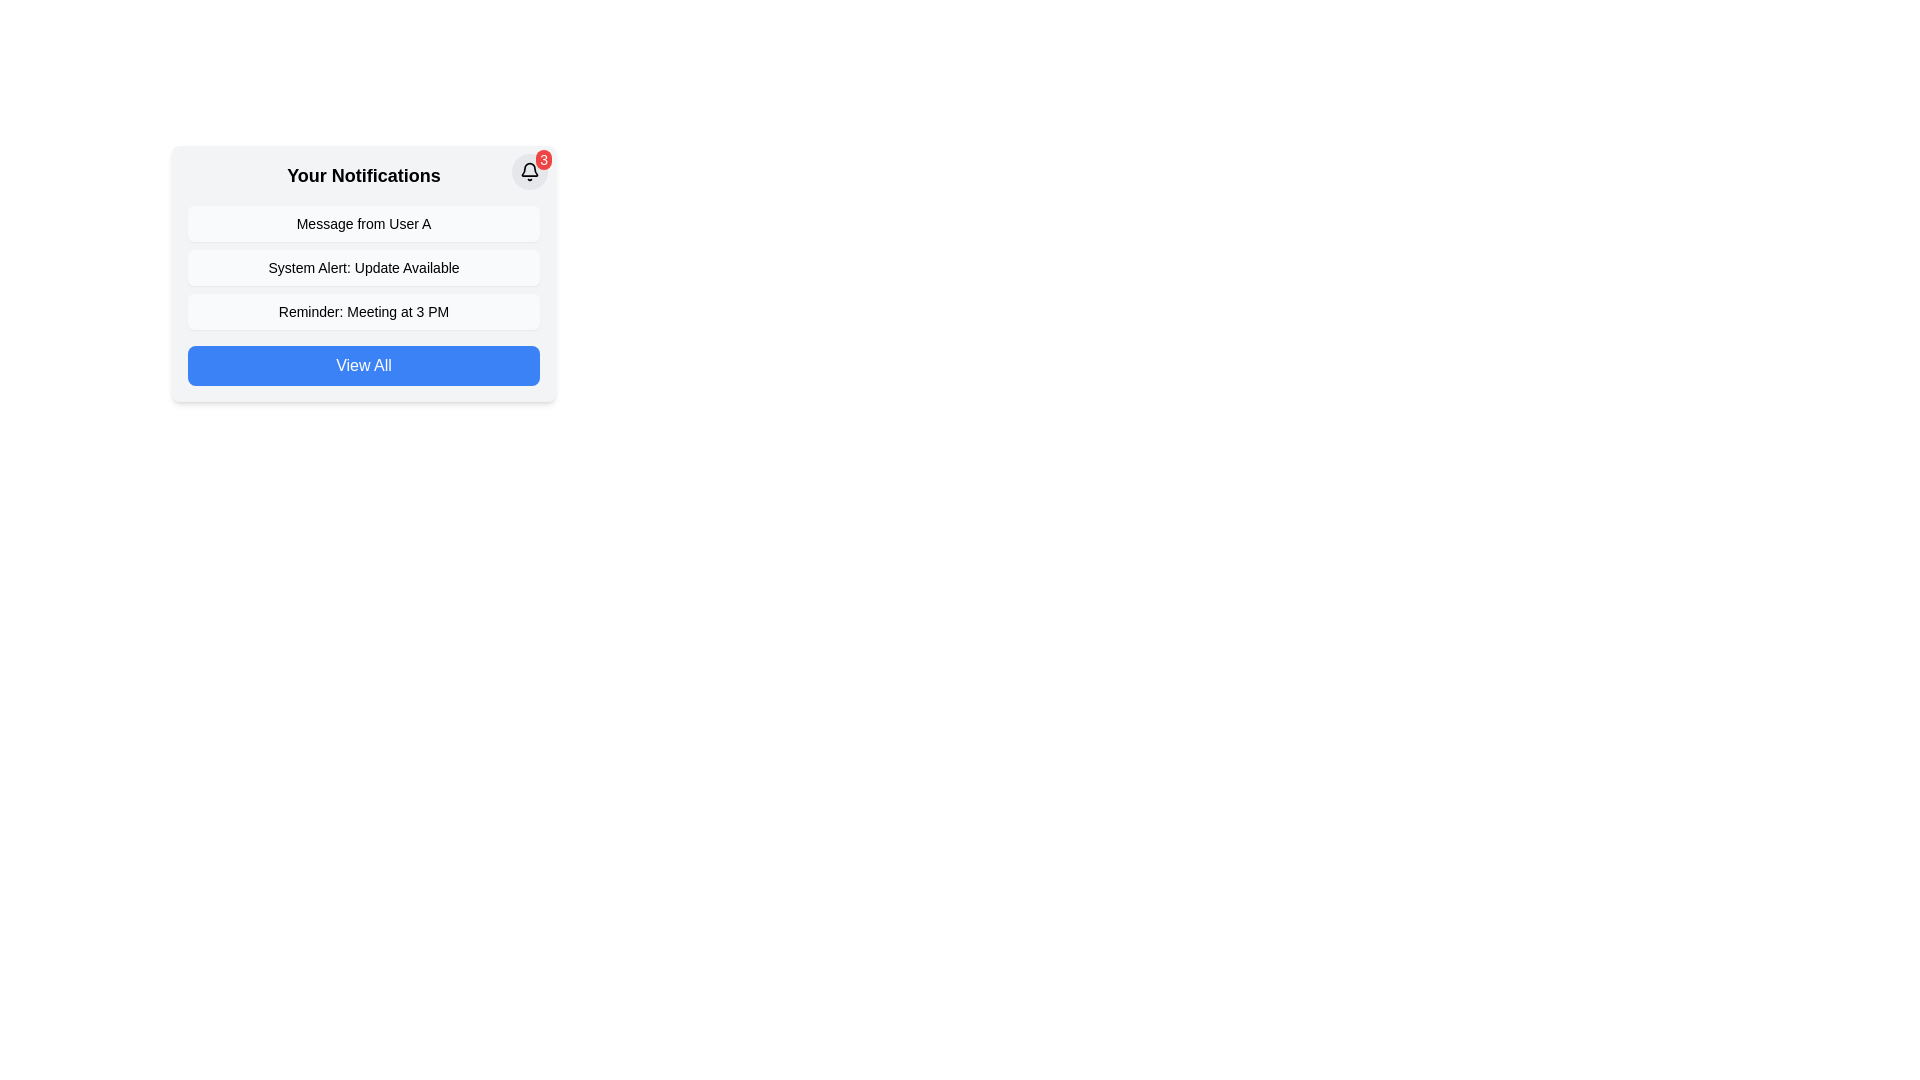 The width and height of the screenshot is (1920, 1080). Describe the element at coordinates (364, 273) in the screenshot. I see `static informational text notification titled 'System Alert: Update Available', which is the third item located below two other notifications` at that location.